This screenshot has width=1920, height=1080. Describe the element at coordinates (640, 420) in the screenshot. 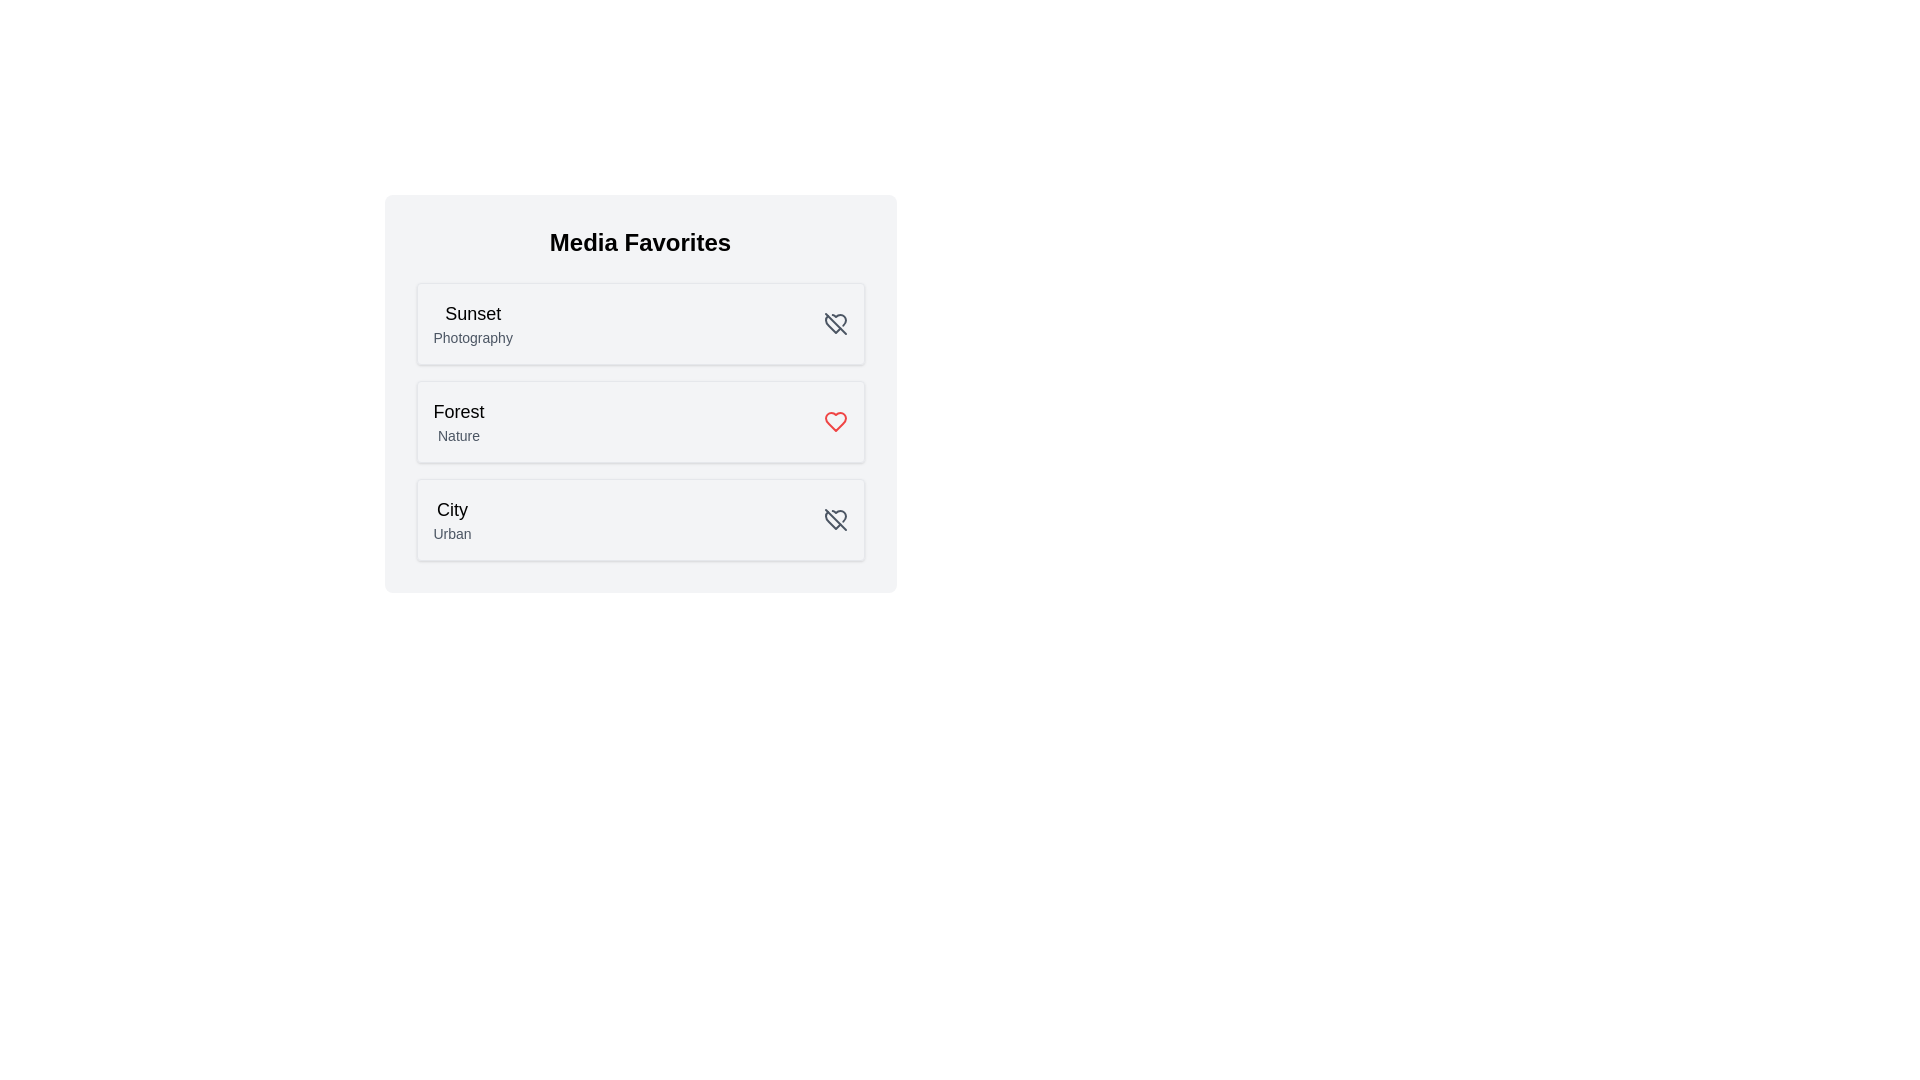

I see `the media item card corresponding to Forest` at that location.